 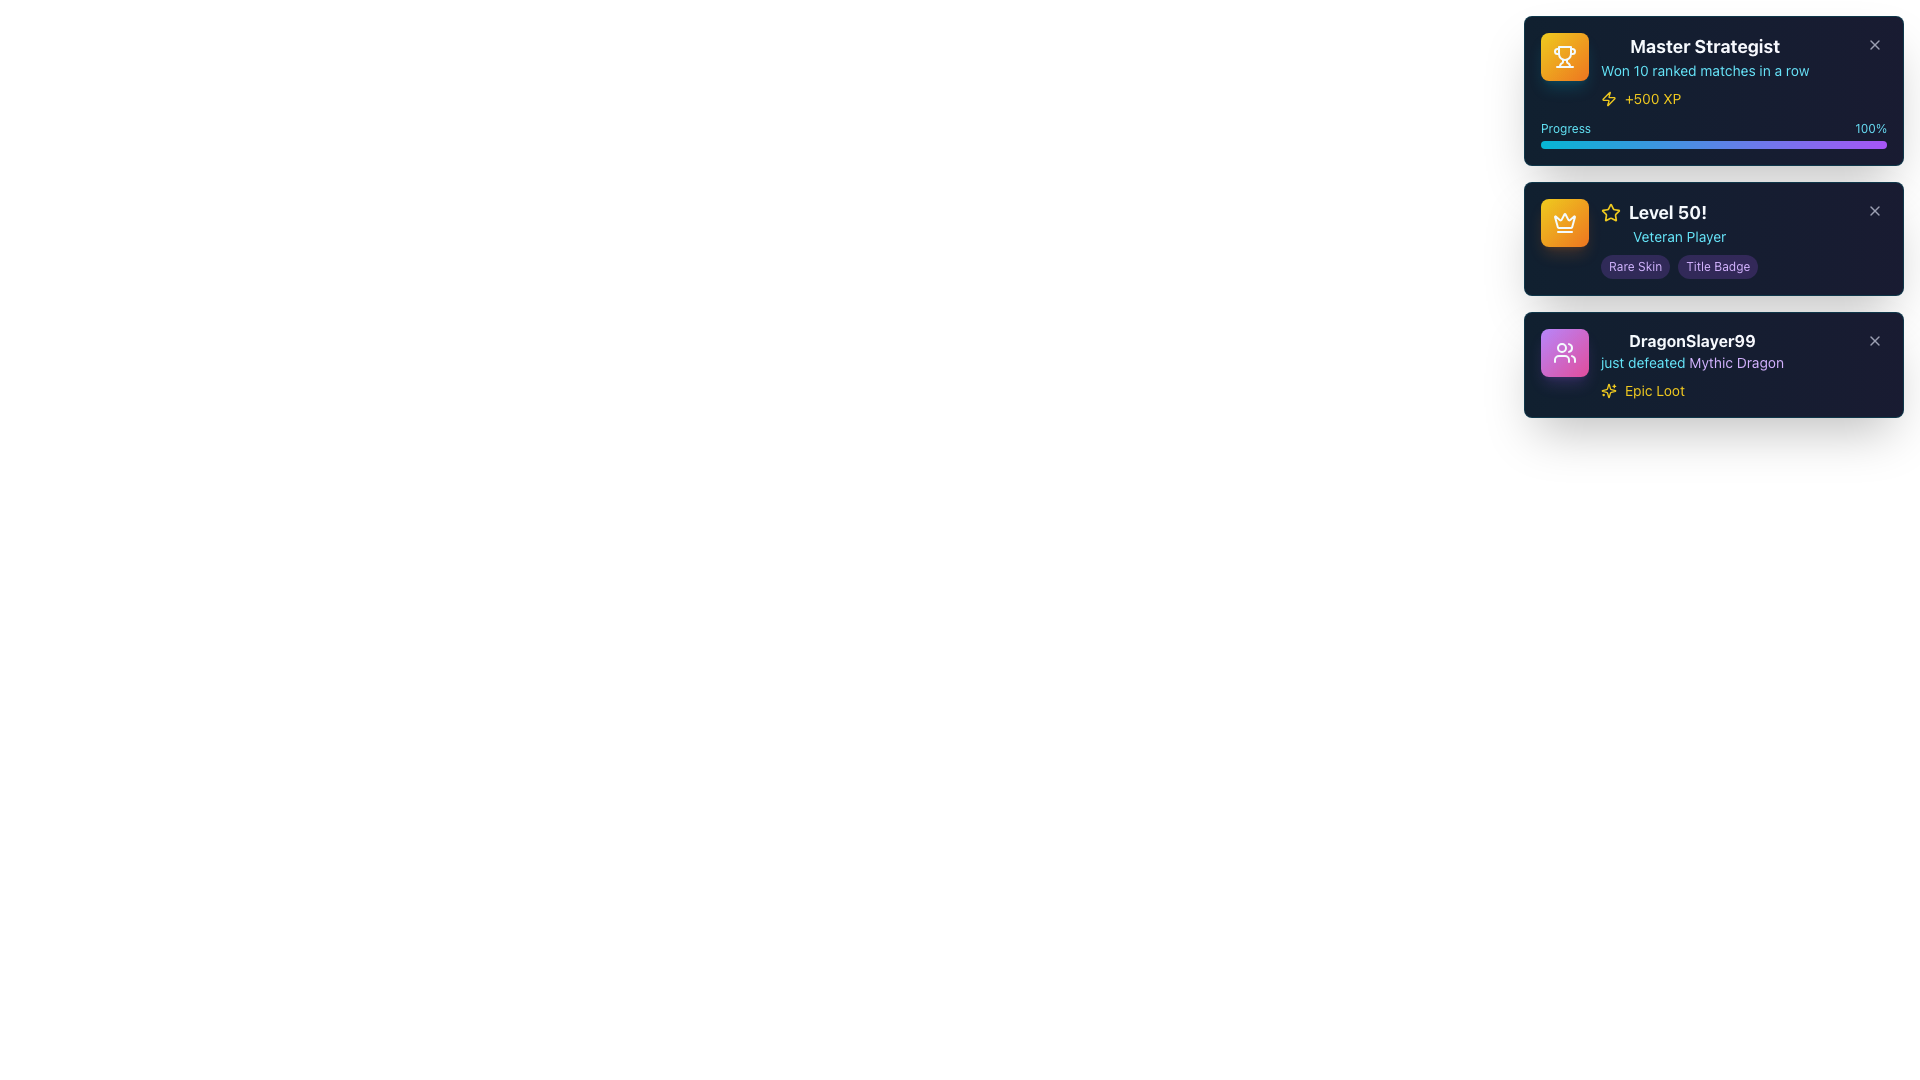 I want to click on the small yellow lightning bolt-shaped icon positioned to the left of the '+500 XP' text label in the top-right corner of the interface, so click(x=1608, y=99).